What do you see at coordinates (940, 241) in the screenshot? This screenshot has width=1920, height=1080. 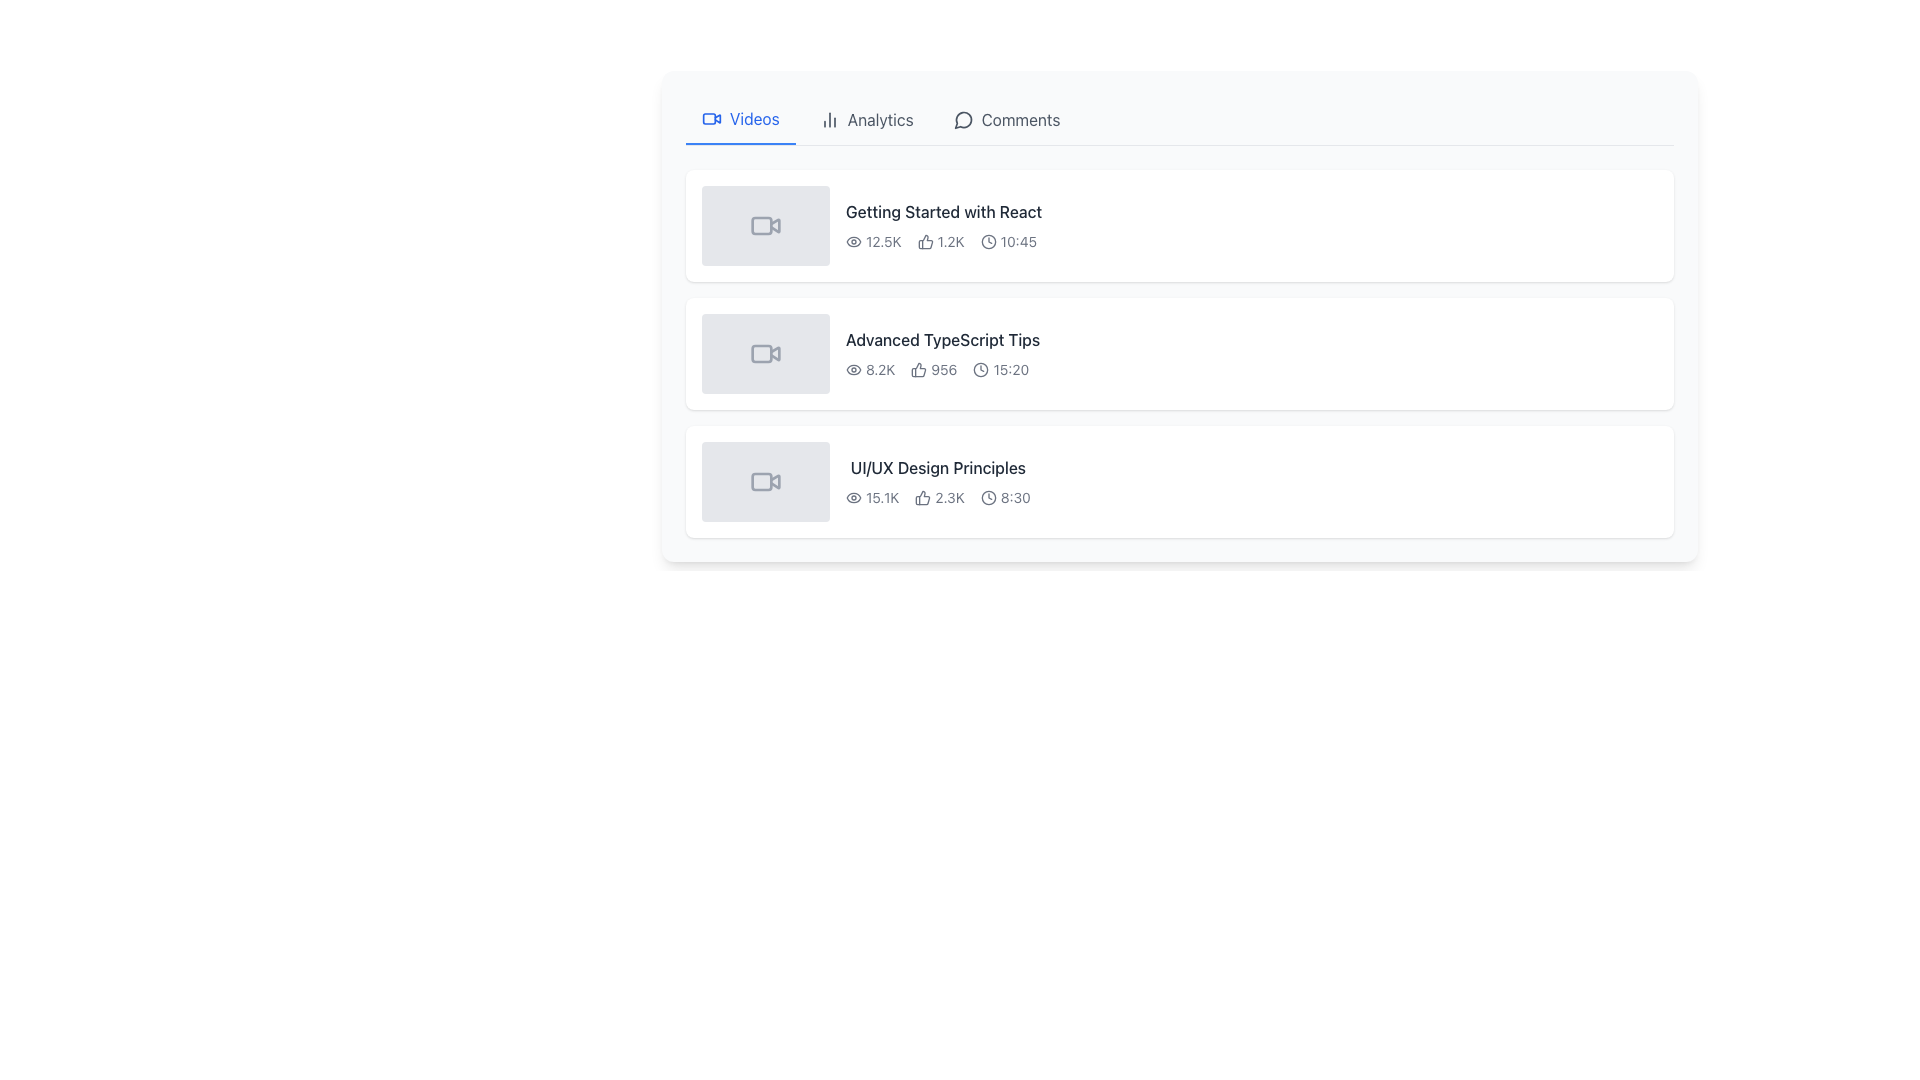 I see `the thumbs-up icon located to the left of the time value '10:45' and to the right of the count '12.5K' to like the item` at bounding box center [940, 241].